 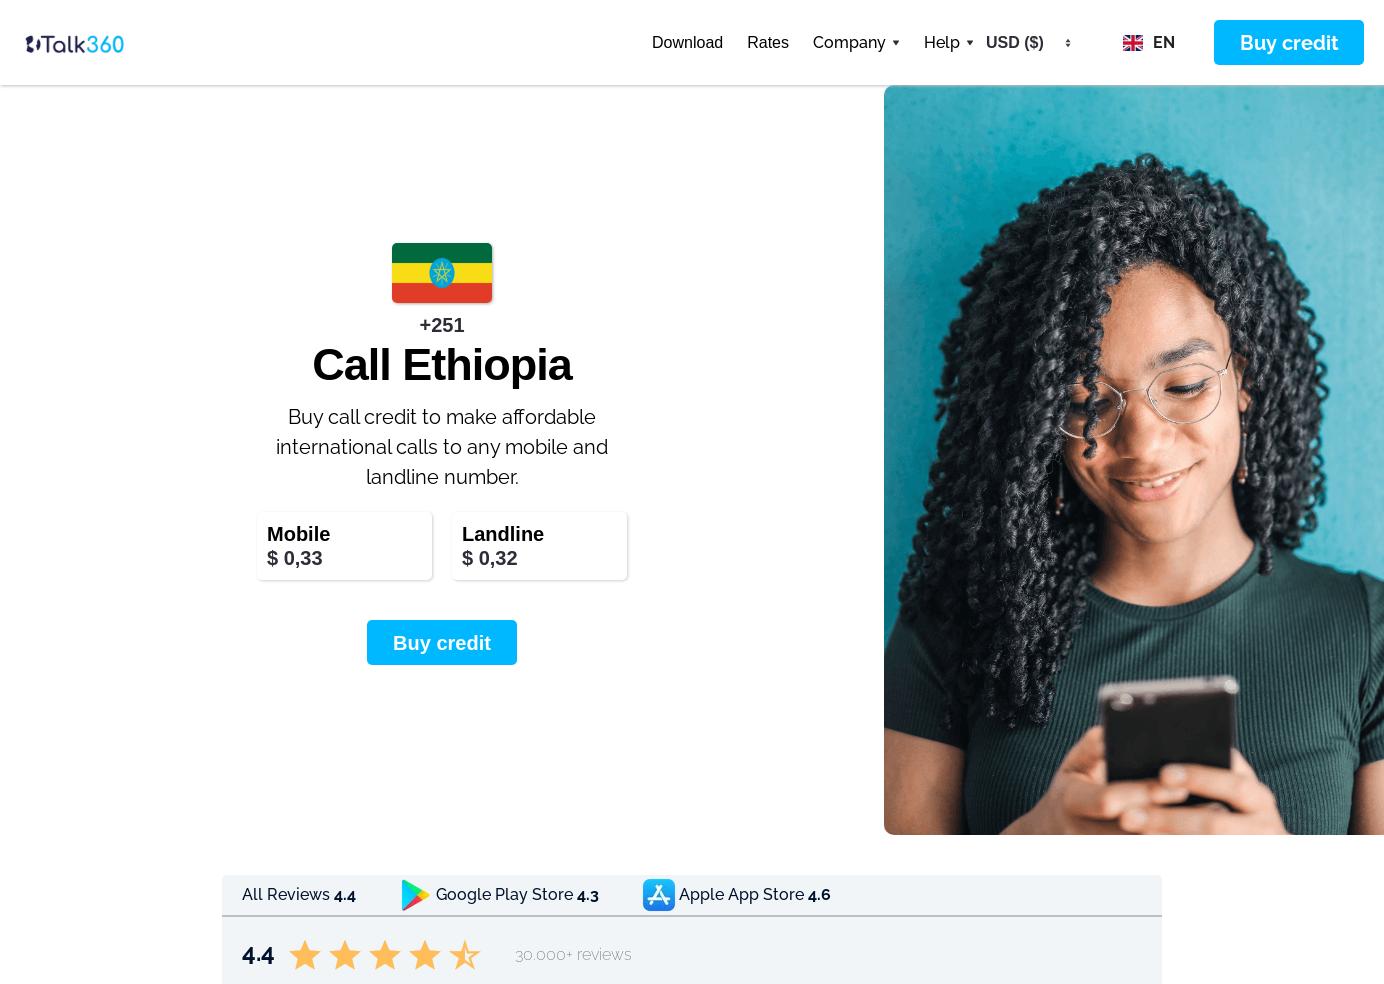 I want to click on 'Mobile', so click(x=298, y=533).